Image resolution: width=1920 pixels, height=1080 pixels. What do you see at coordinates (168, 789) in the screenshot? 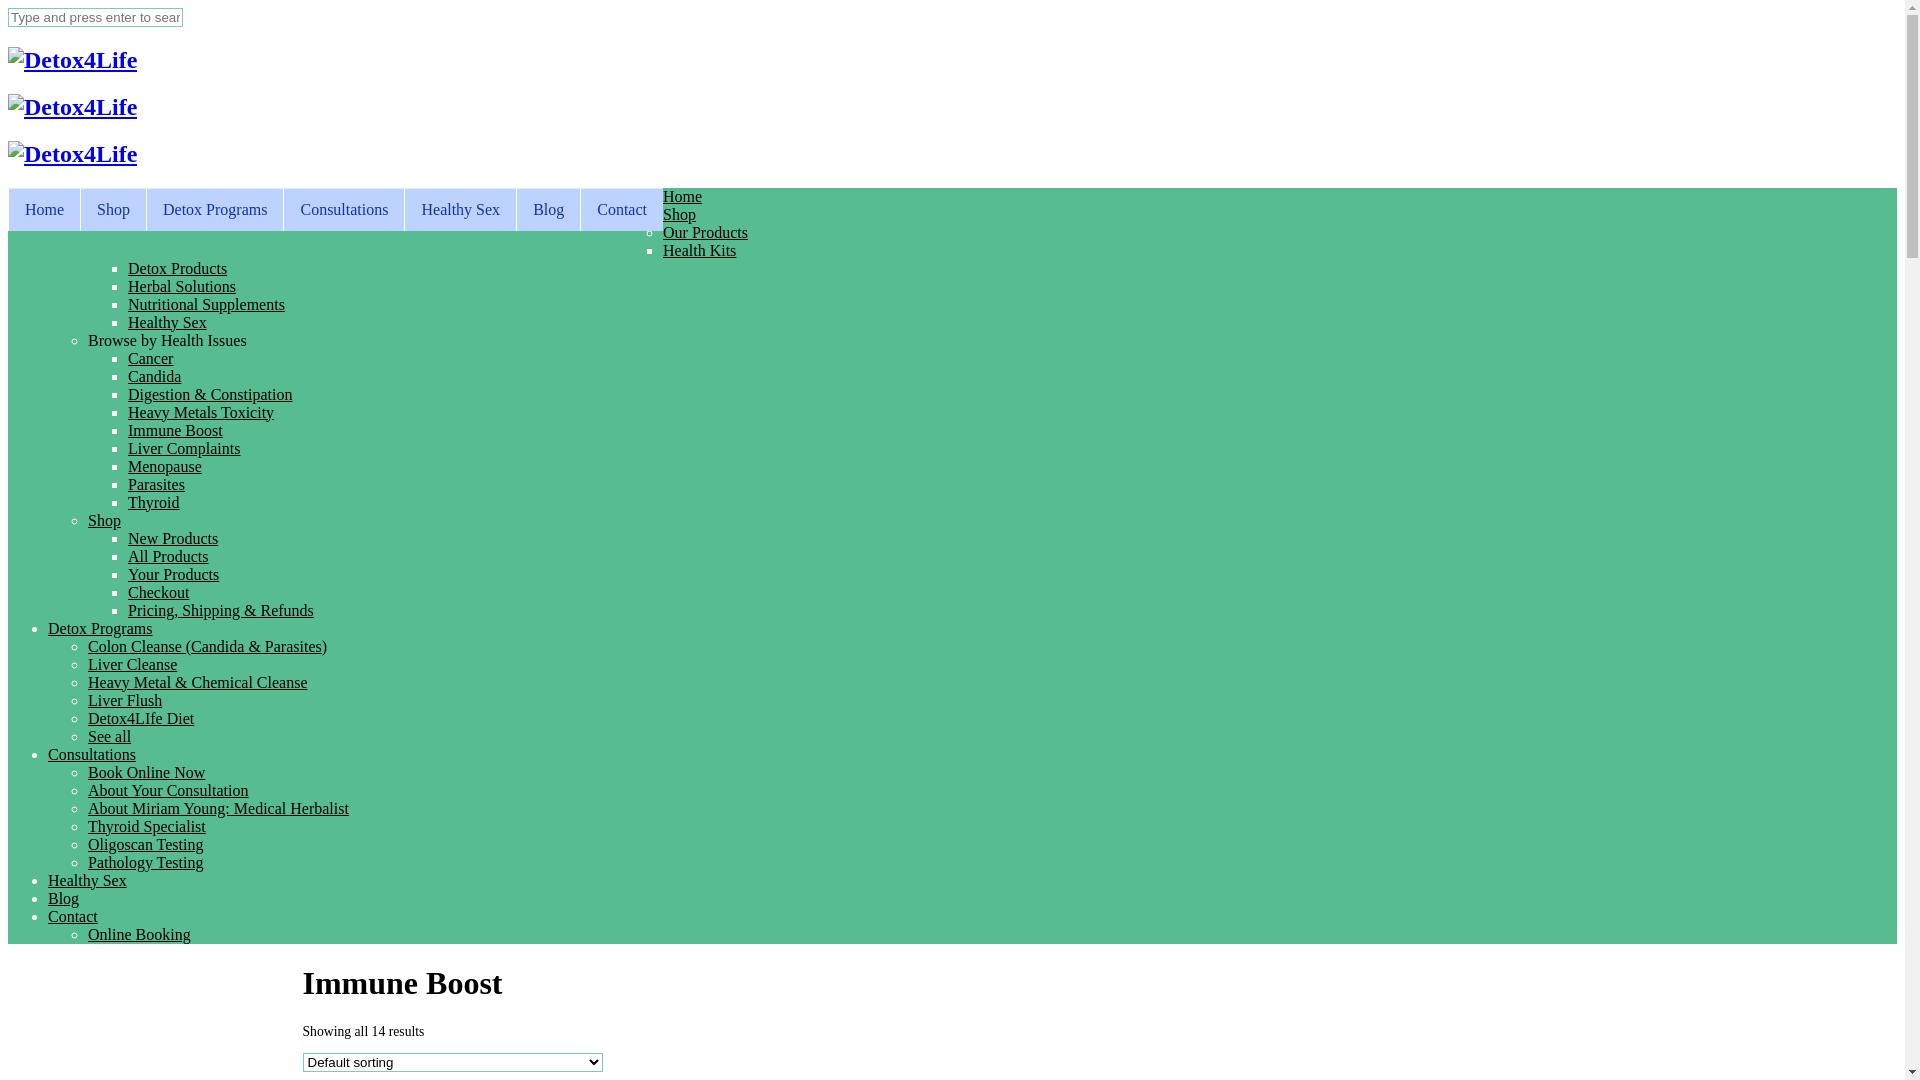
I see `'About Your Consultation'` at bounding box center [168, 789].